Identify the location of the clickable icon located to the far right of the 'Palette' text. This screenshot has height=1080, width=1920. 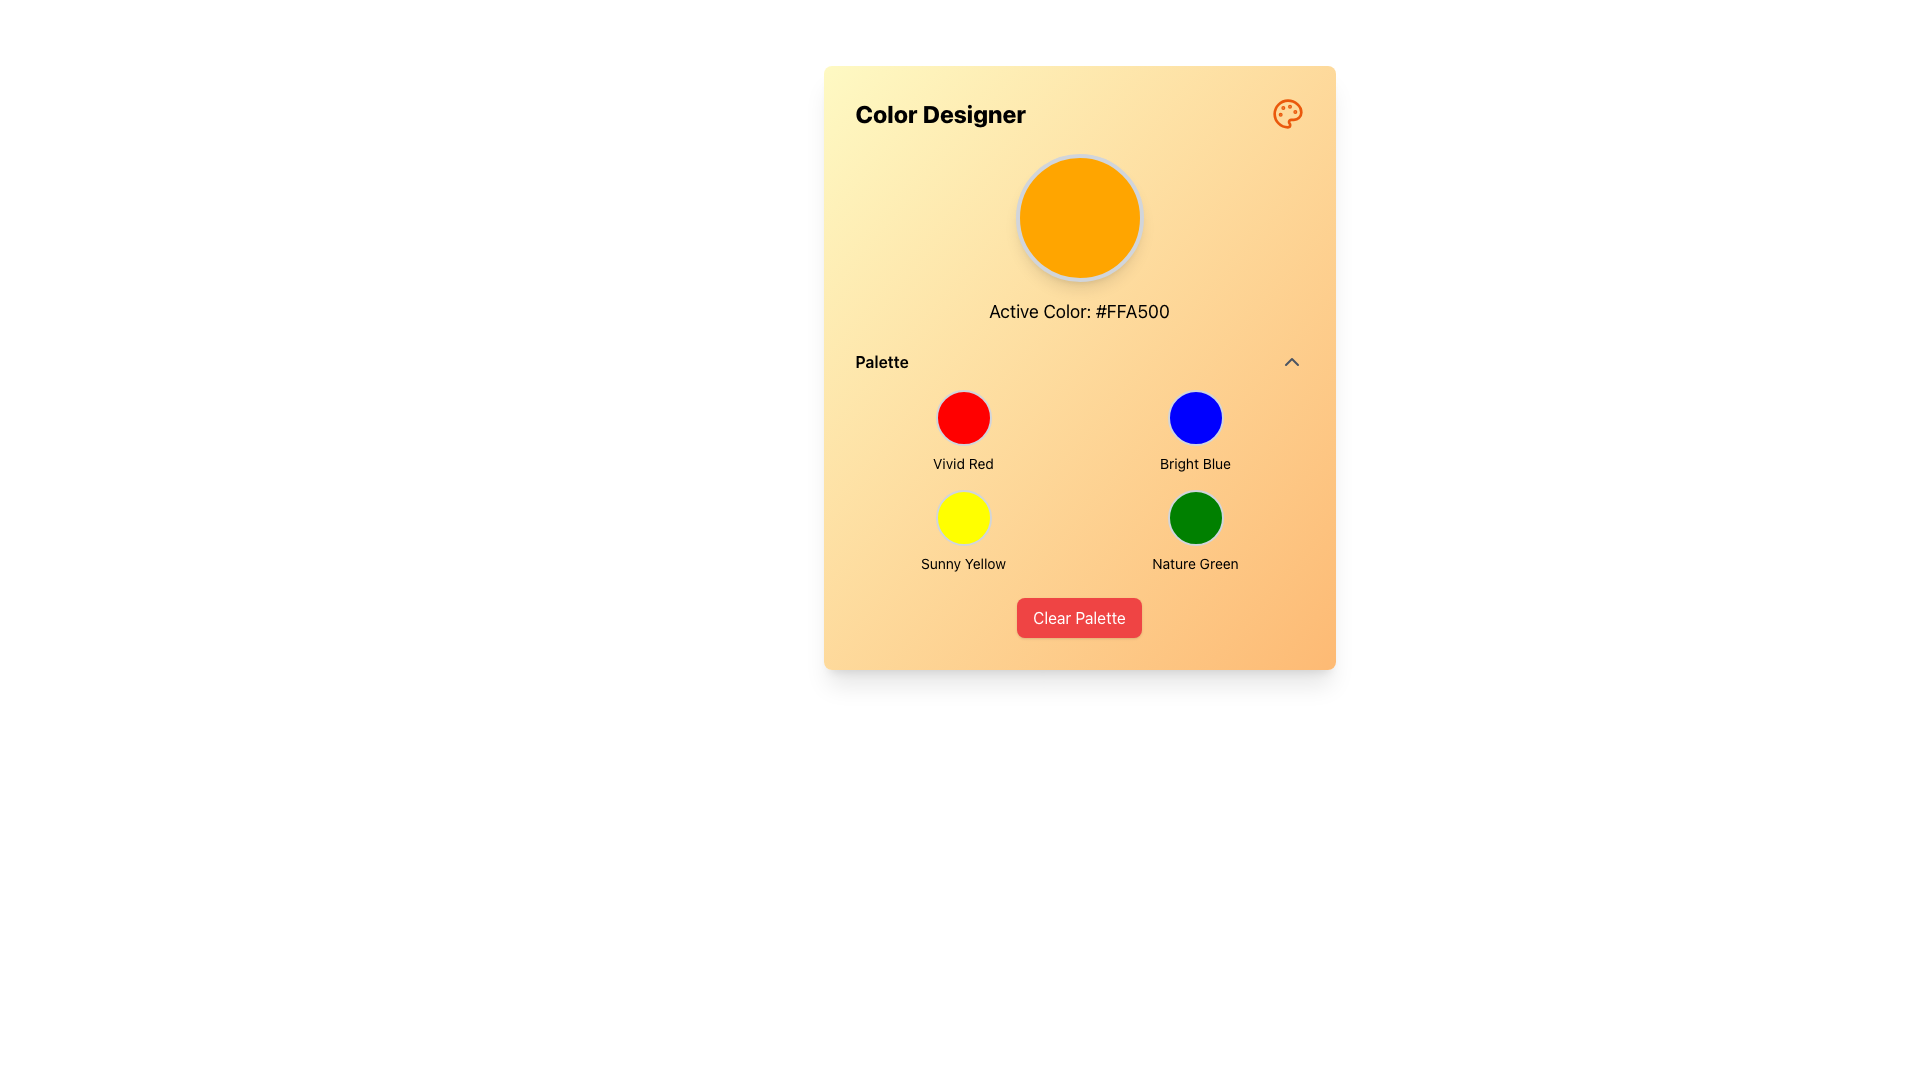
(1291, 362).